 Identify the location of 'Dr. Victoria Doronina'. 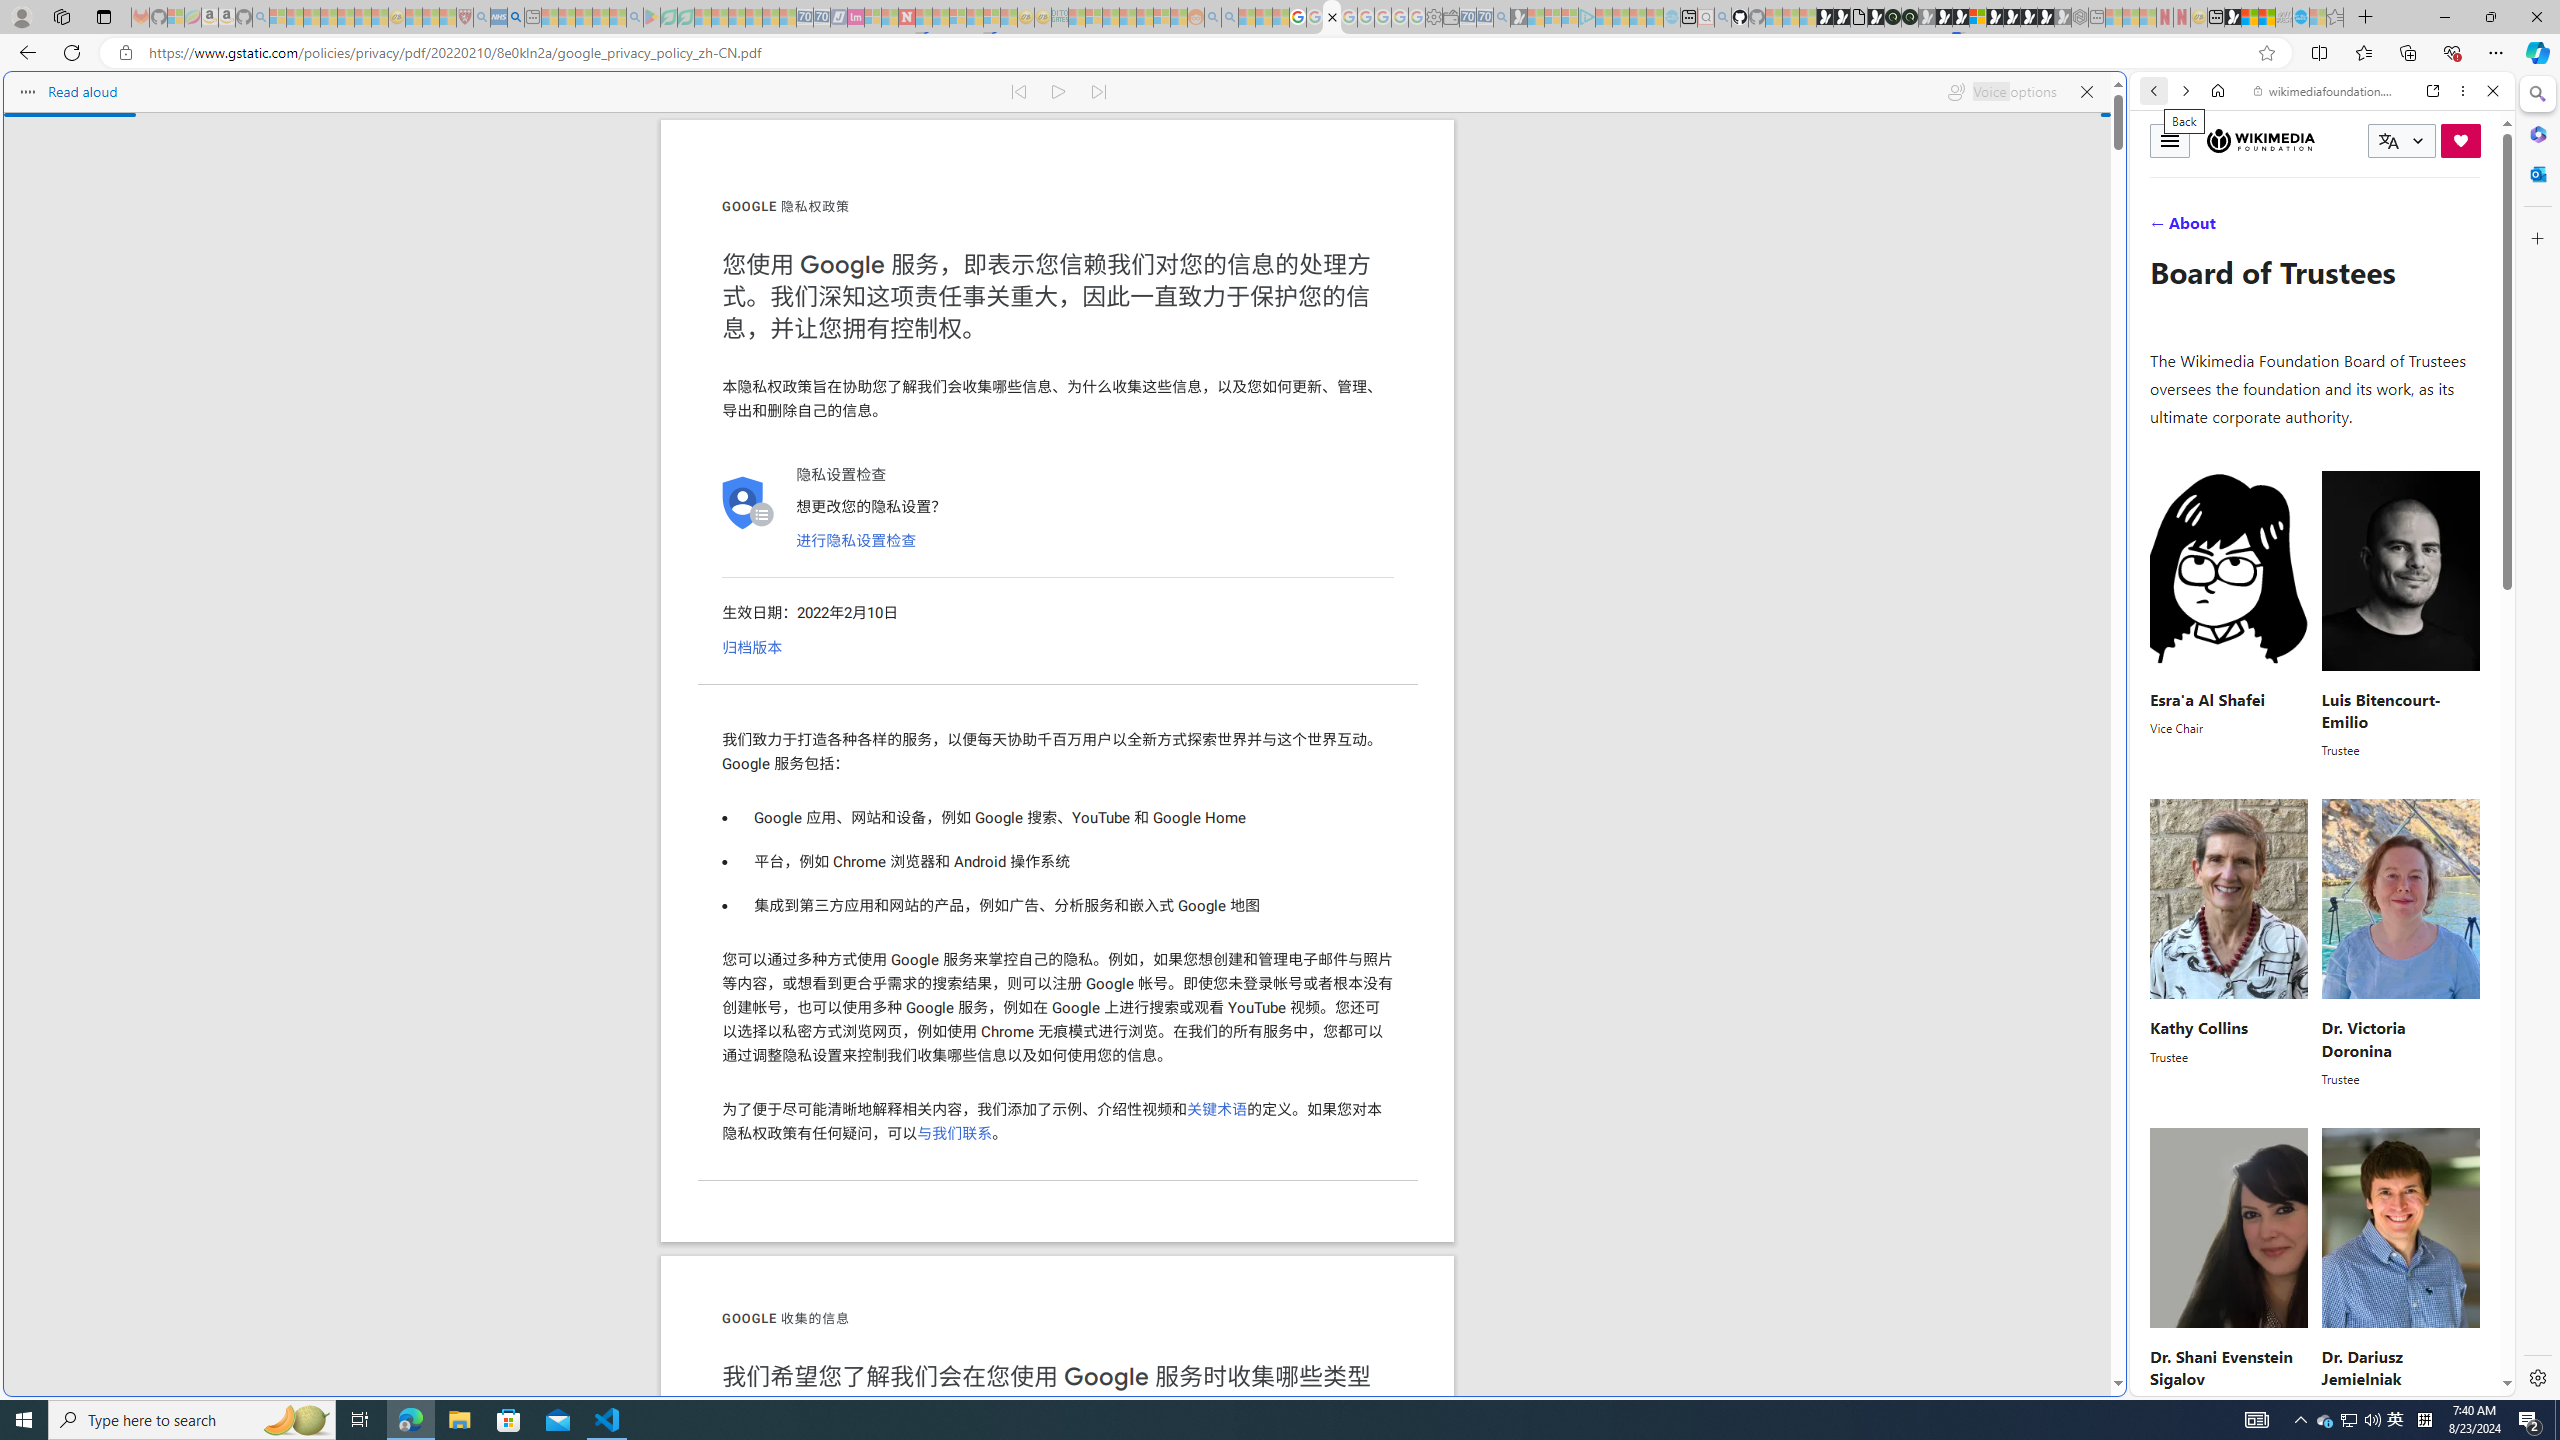
(2361, 1038).